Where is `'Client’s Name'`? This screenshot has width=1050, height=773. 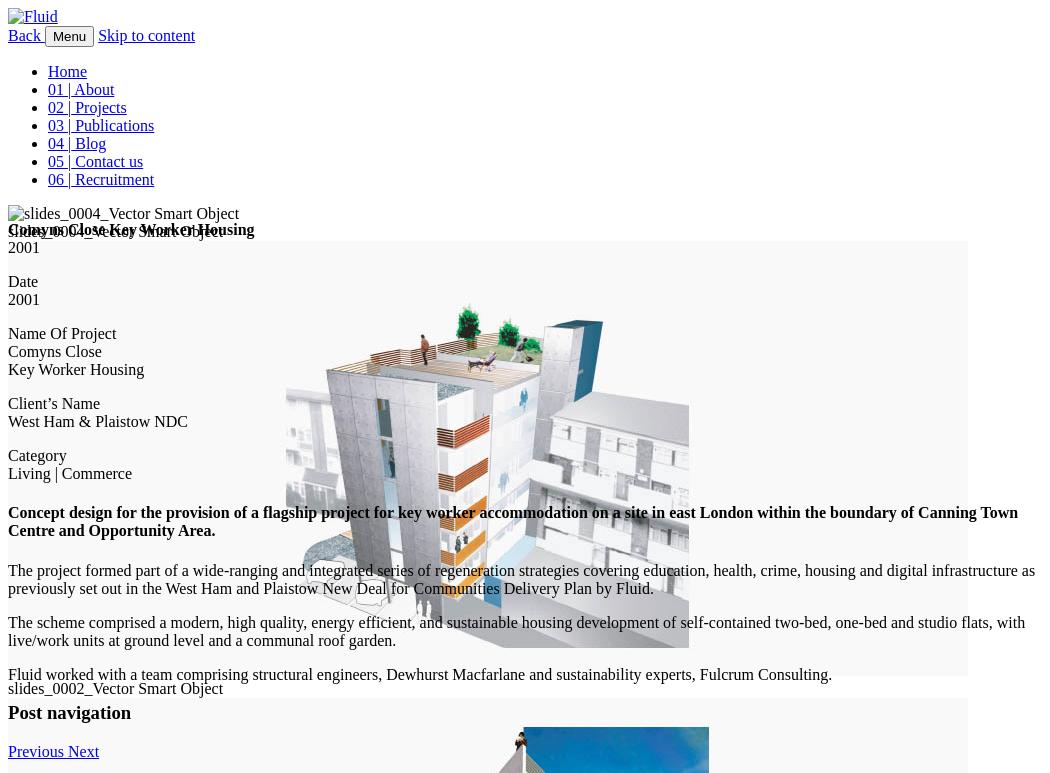
'Client’s Name' is located at coordinates (7, 402).